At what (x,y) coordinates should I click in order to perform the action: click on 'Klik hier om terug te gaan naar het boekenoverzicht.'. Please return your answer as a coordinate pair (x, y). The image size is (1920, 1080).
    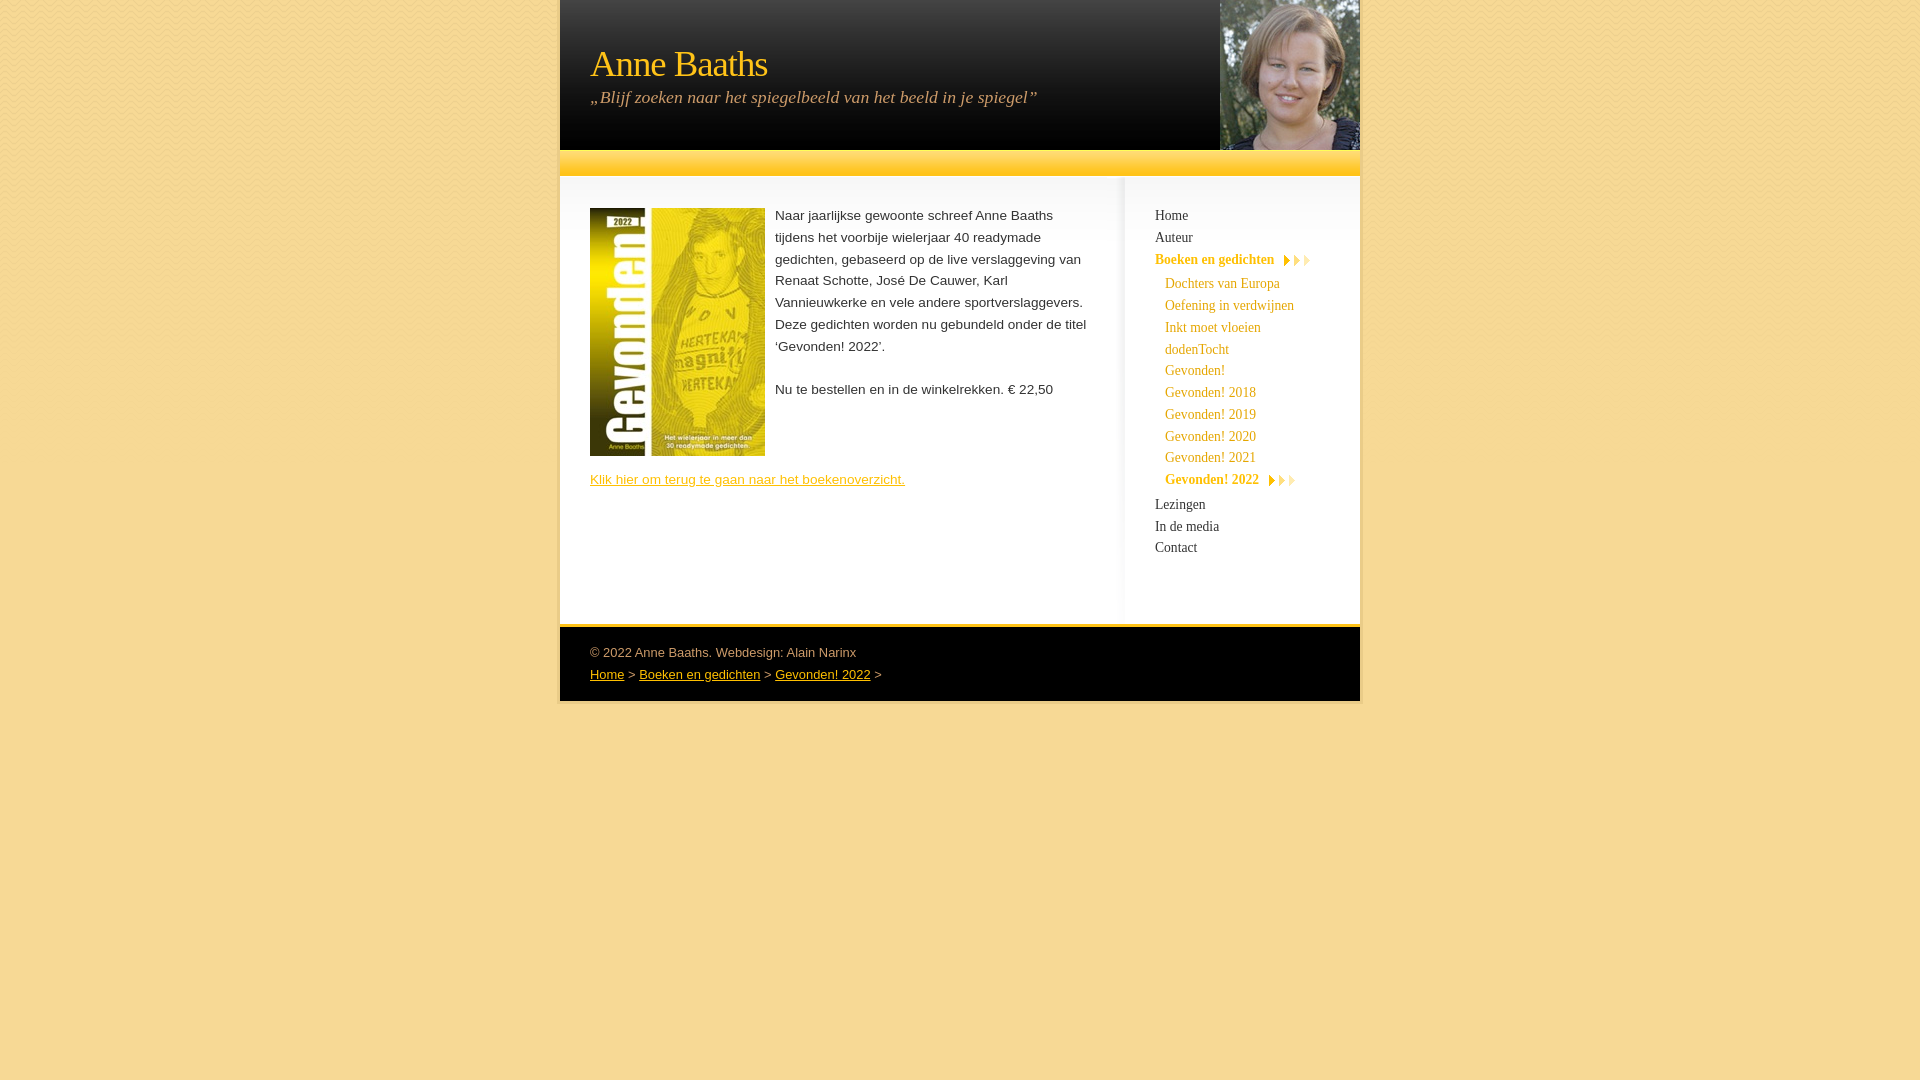
    Looking at the image, I should click on (589, 479).